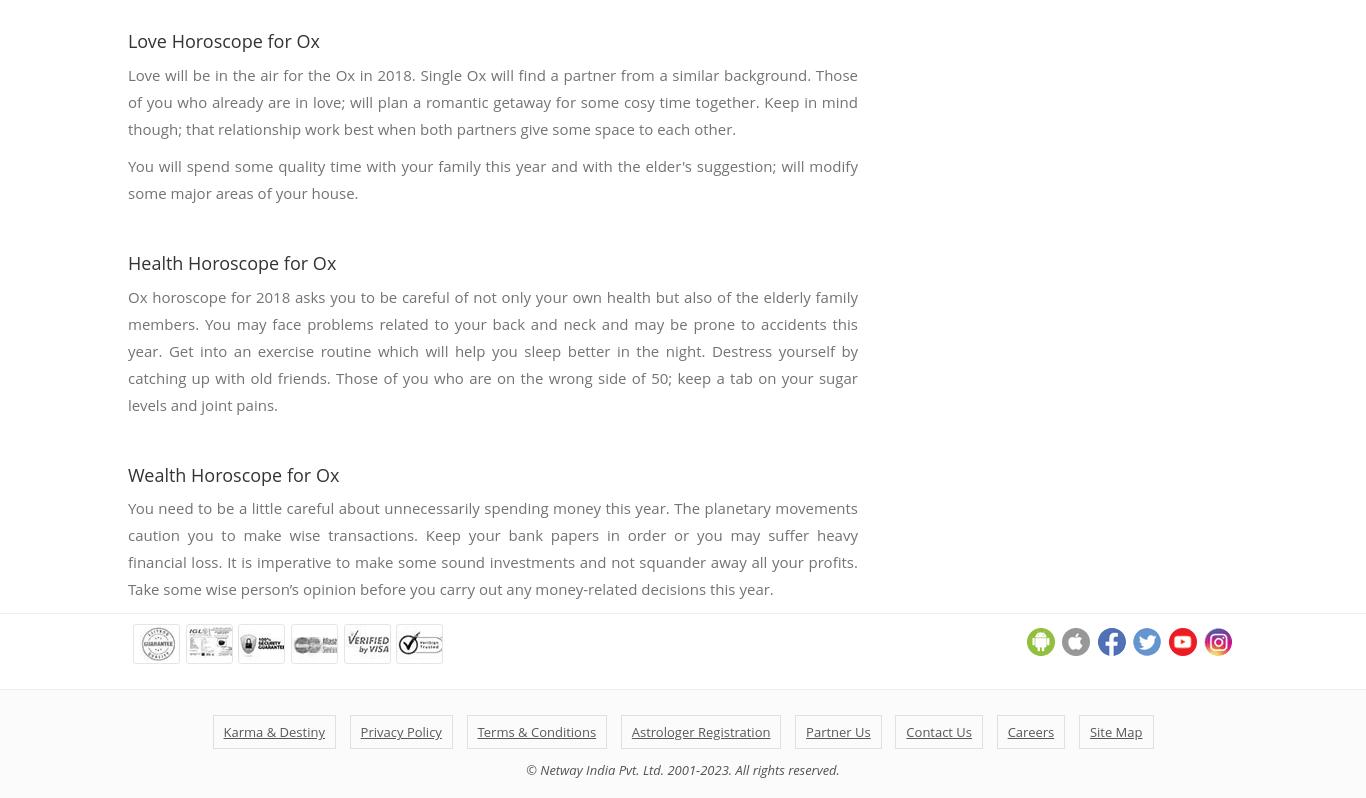 The height and width of the screenshot is (798, 1366). What do you see at coordinates (536, 732) in the screenshot?
I see `'Terms & Conditions'` at bounding box center [536, 732].